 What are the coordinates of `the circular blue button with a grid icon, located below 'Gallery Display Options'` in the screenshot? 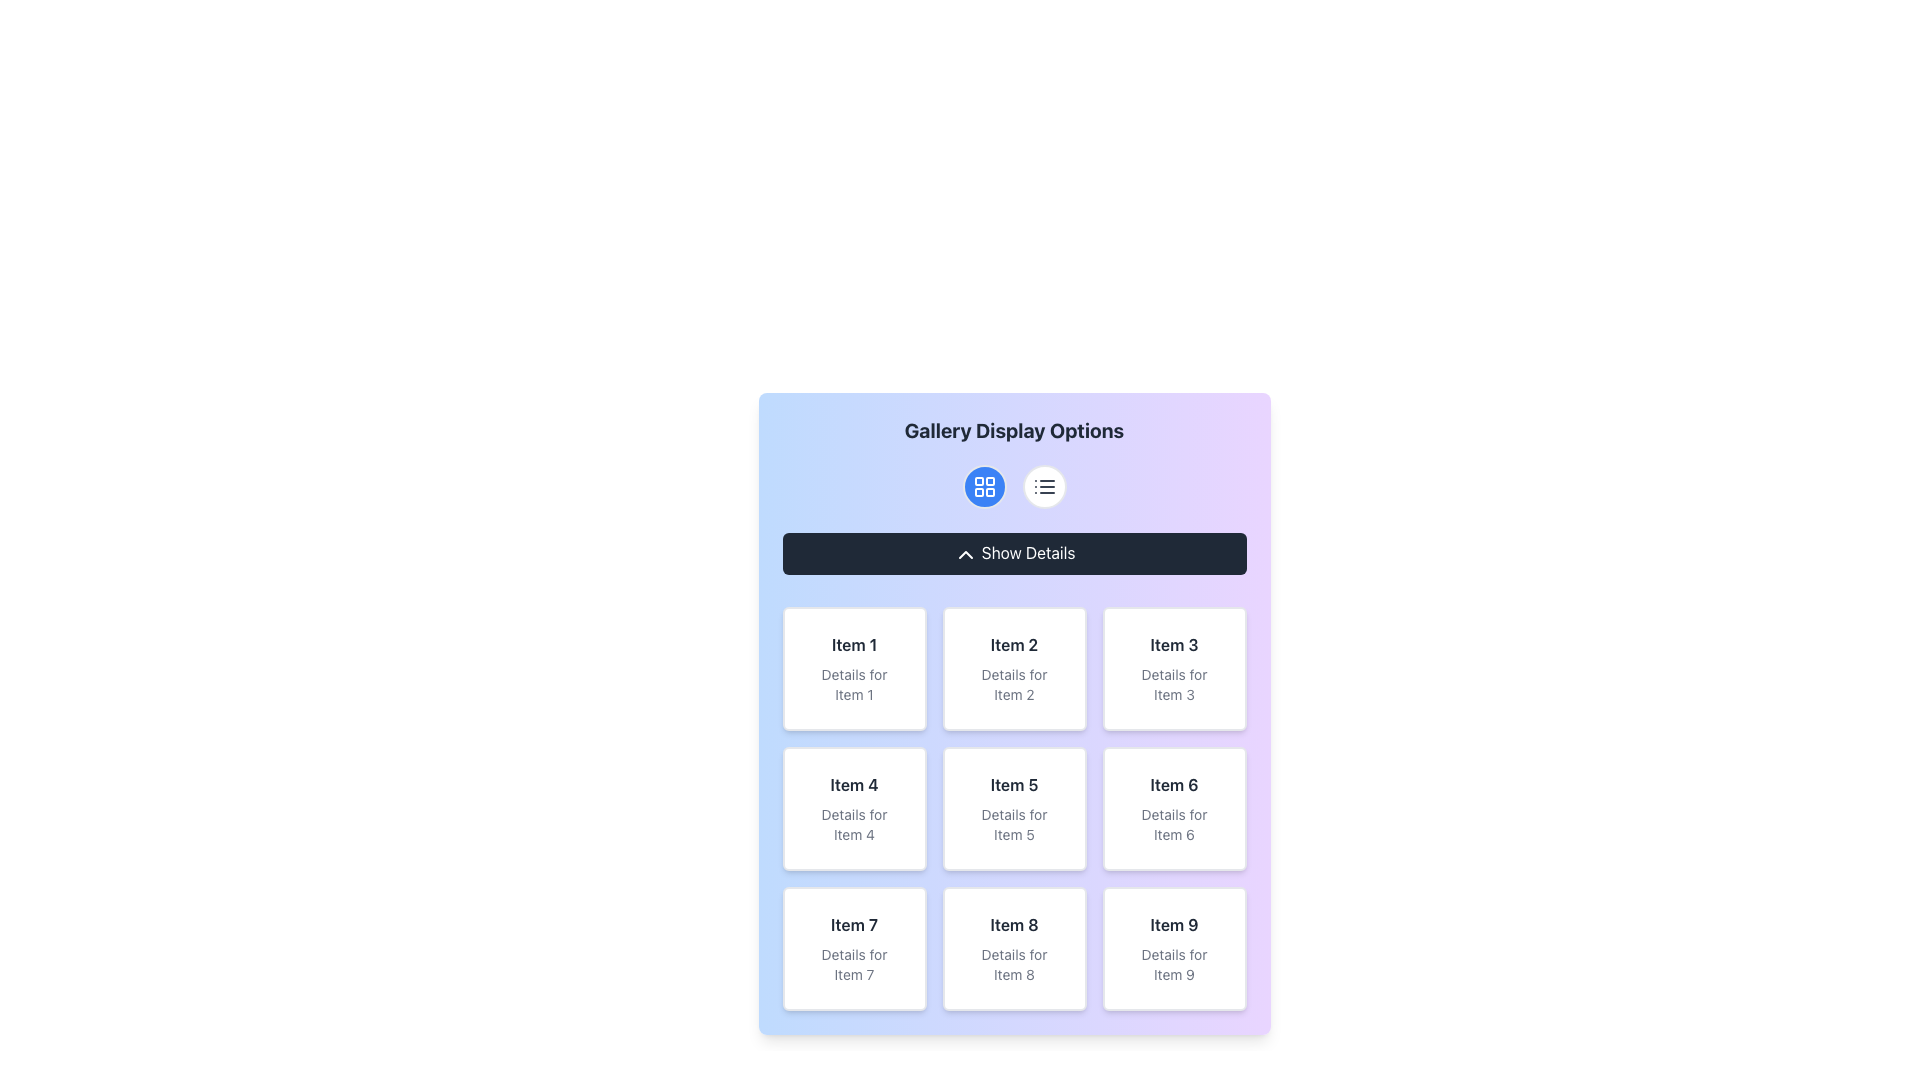 It's located at (984, 486).